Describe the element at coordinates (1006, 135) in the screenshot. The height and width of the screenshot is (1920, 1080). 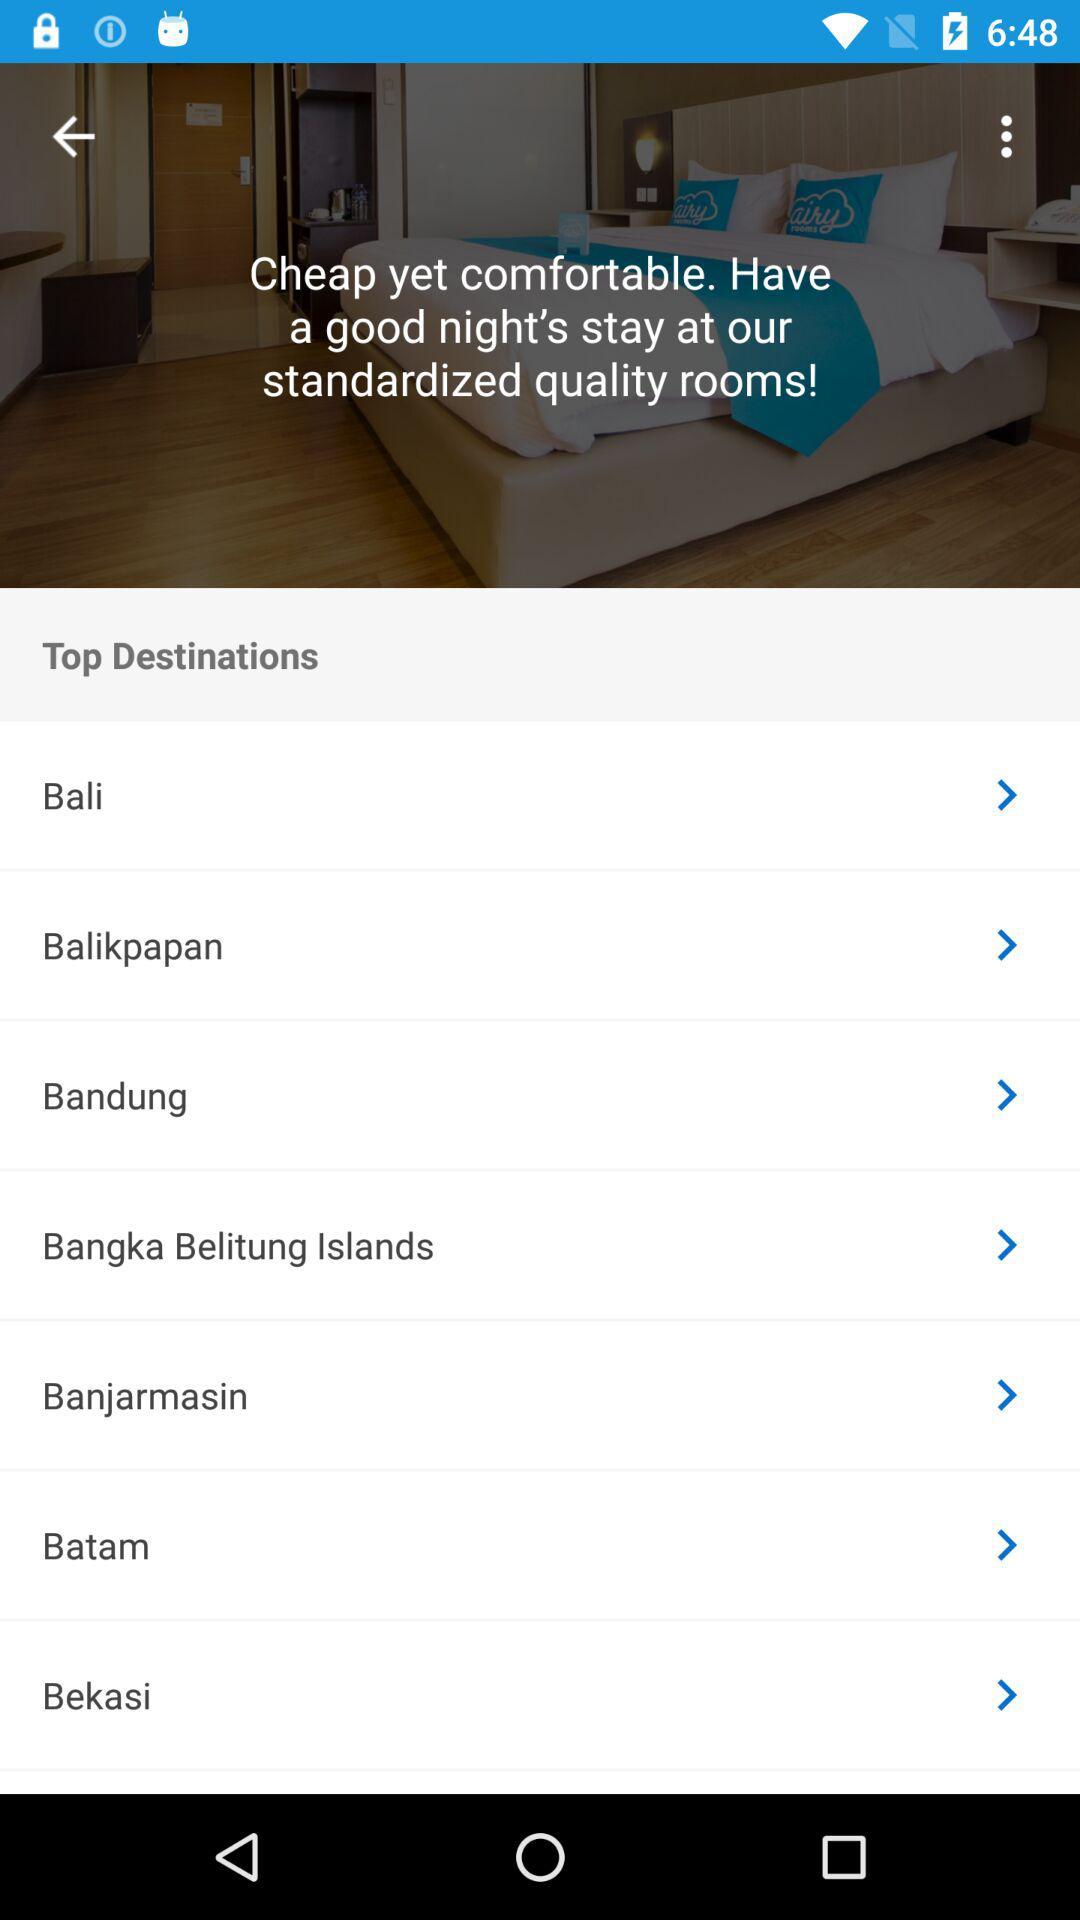
I see `the icon at the top right corner` at that location.